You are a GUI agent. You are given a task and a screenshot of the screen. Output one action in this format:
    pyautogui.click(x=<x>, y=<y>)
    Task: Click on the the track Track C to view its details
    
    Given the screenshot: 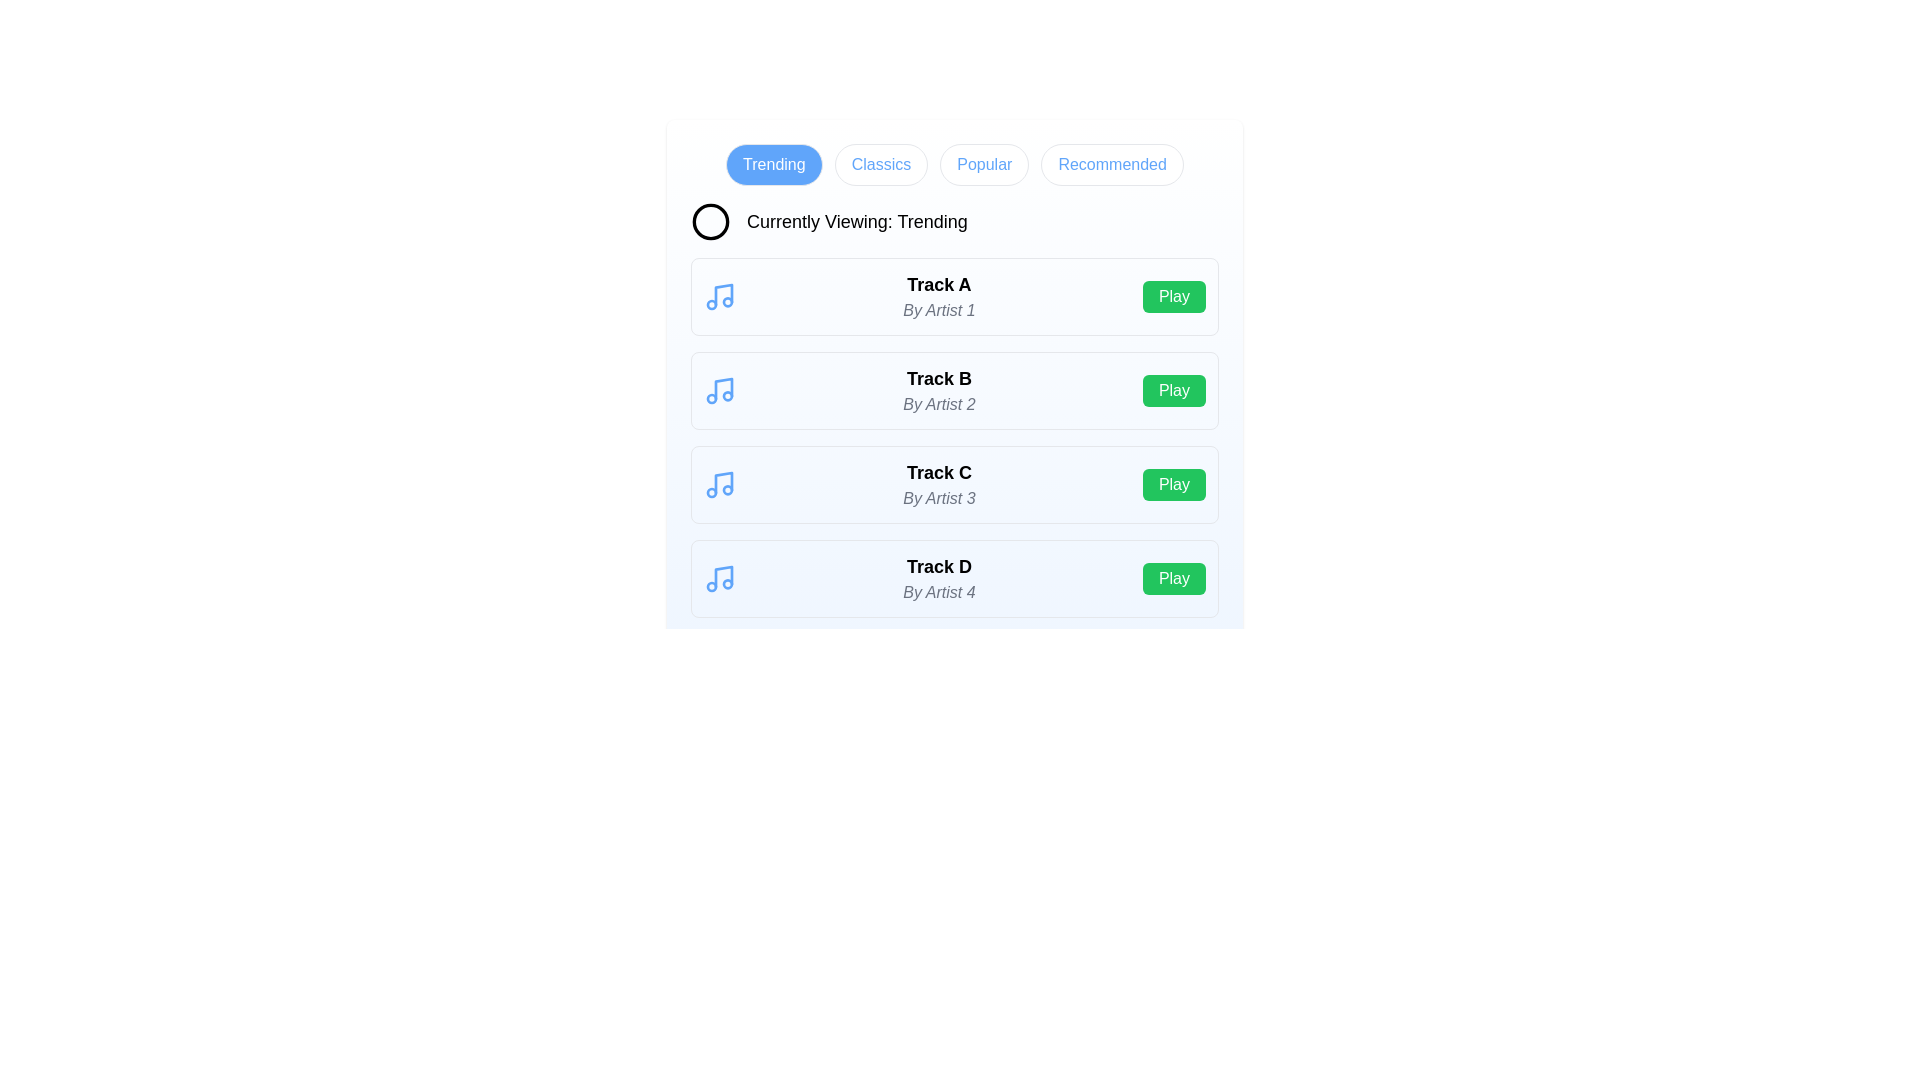 What is the action you would take?
    pyautogui.click(x=938, y=485)
    